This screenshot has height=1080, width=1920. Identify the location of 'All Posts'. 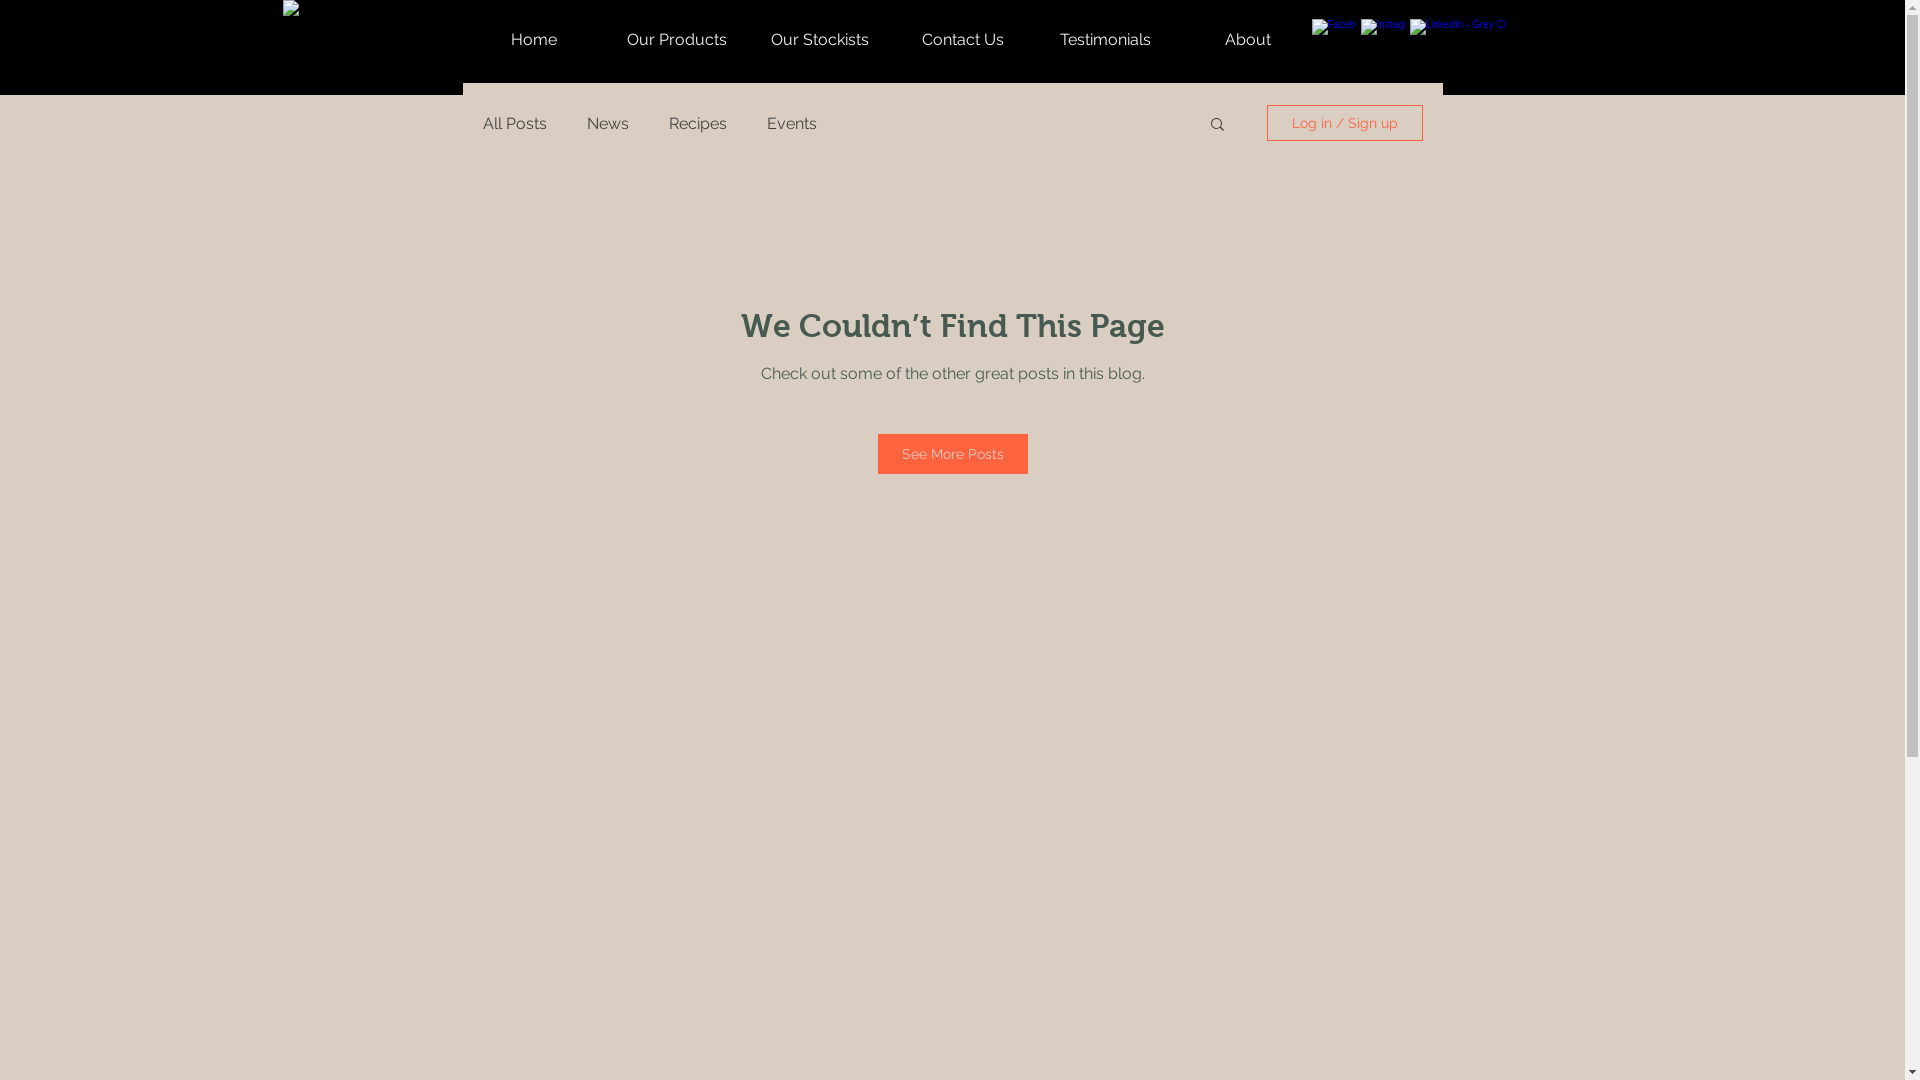
(513, 123).